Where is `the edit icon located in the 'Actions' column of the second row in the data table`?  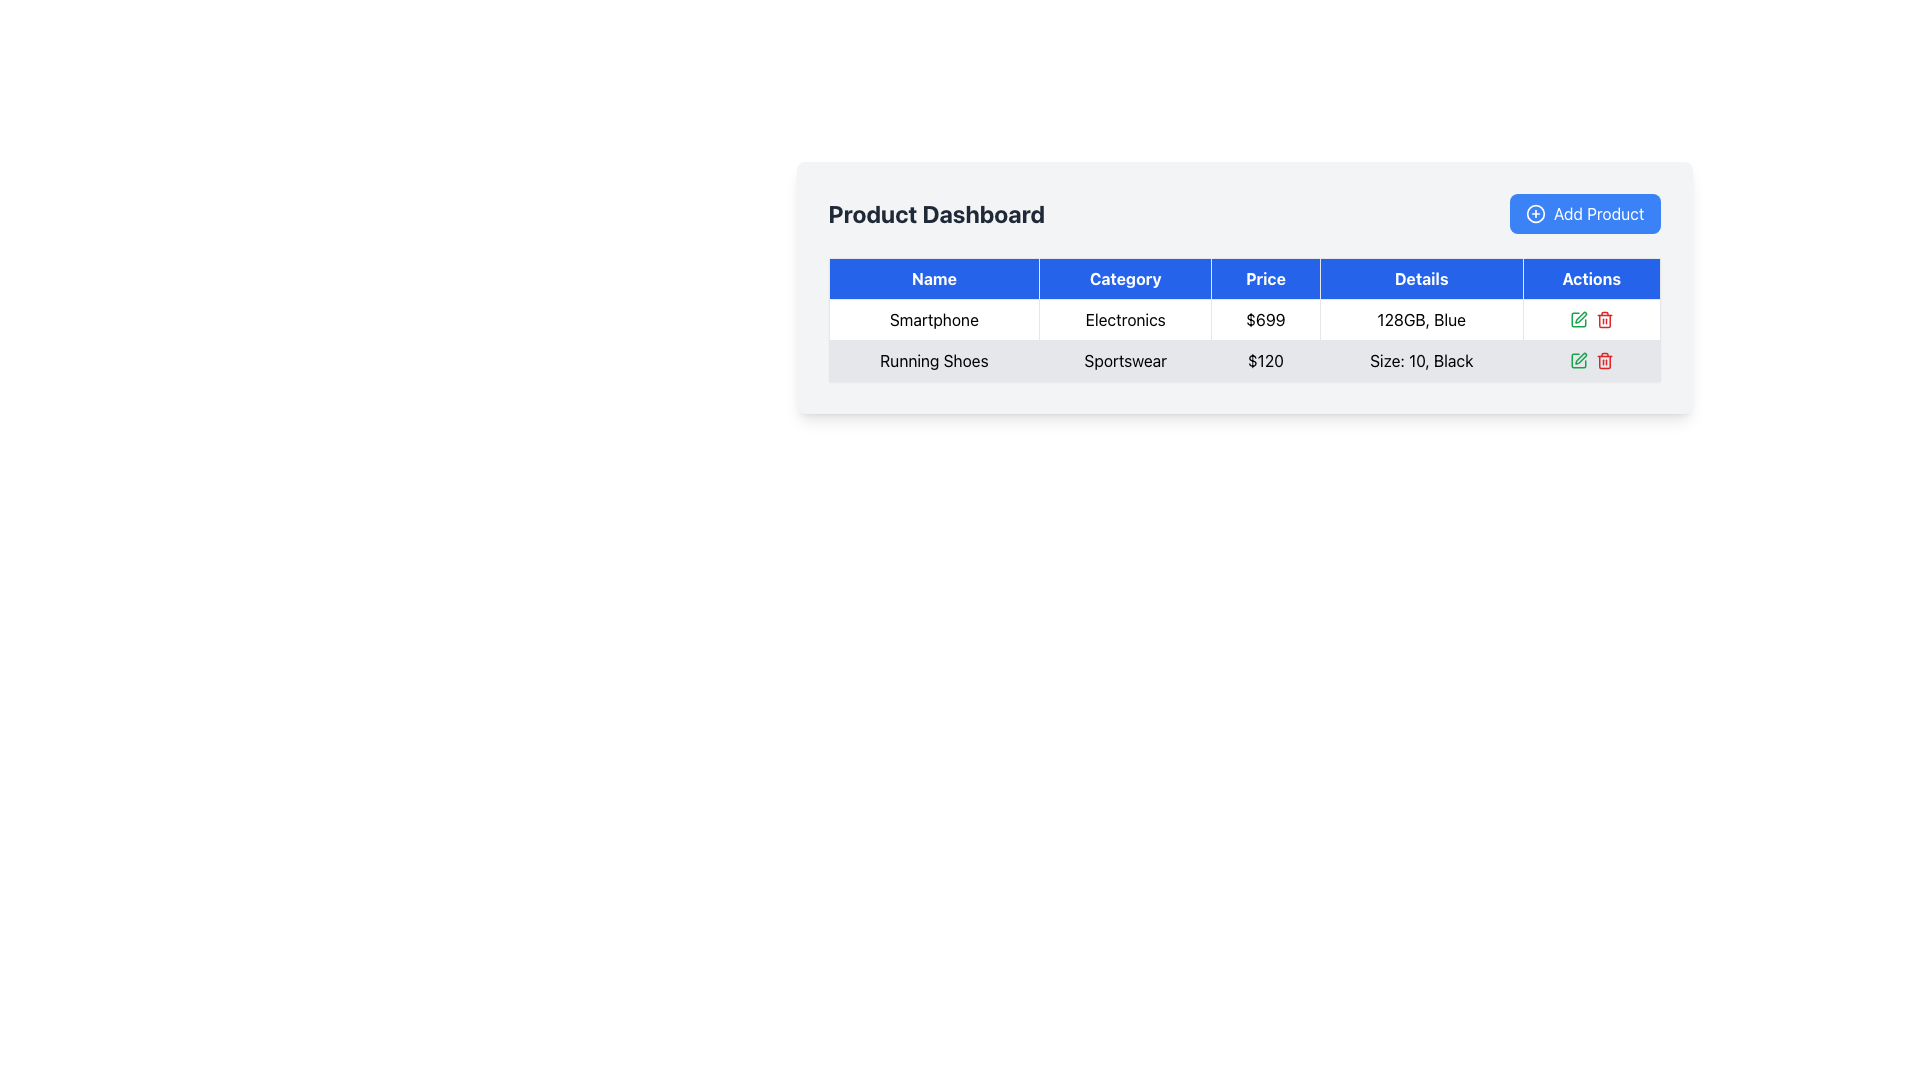
the edit icon located in the 'Actions' column of the second row in the data table is located at coordinates (1578, 357).